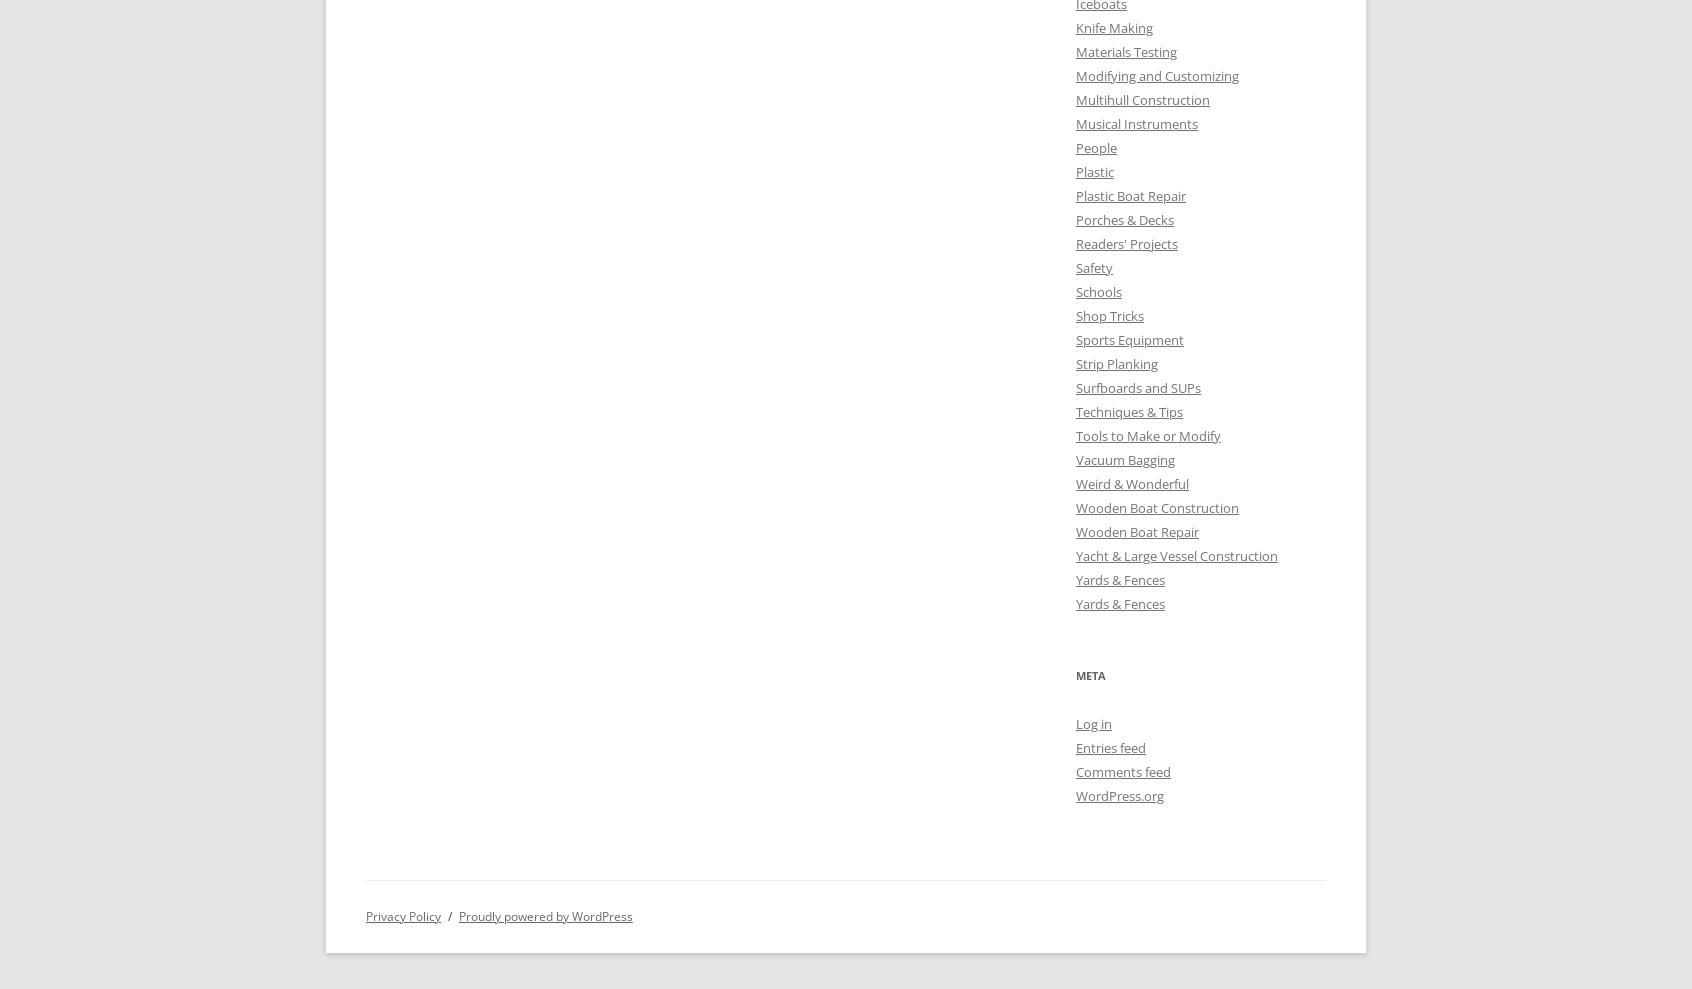  I want to click on 'Proudly powered by WordPress', so click(544, 914).